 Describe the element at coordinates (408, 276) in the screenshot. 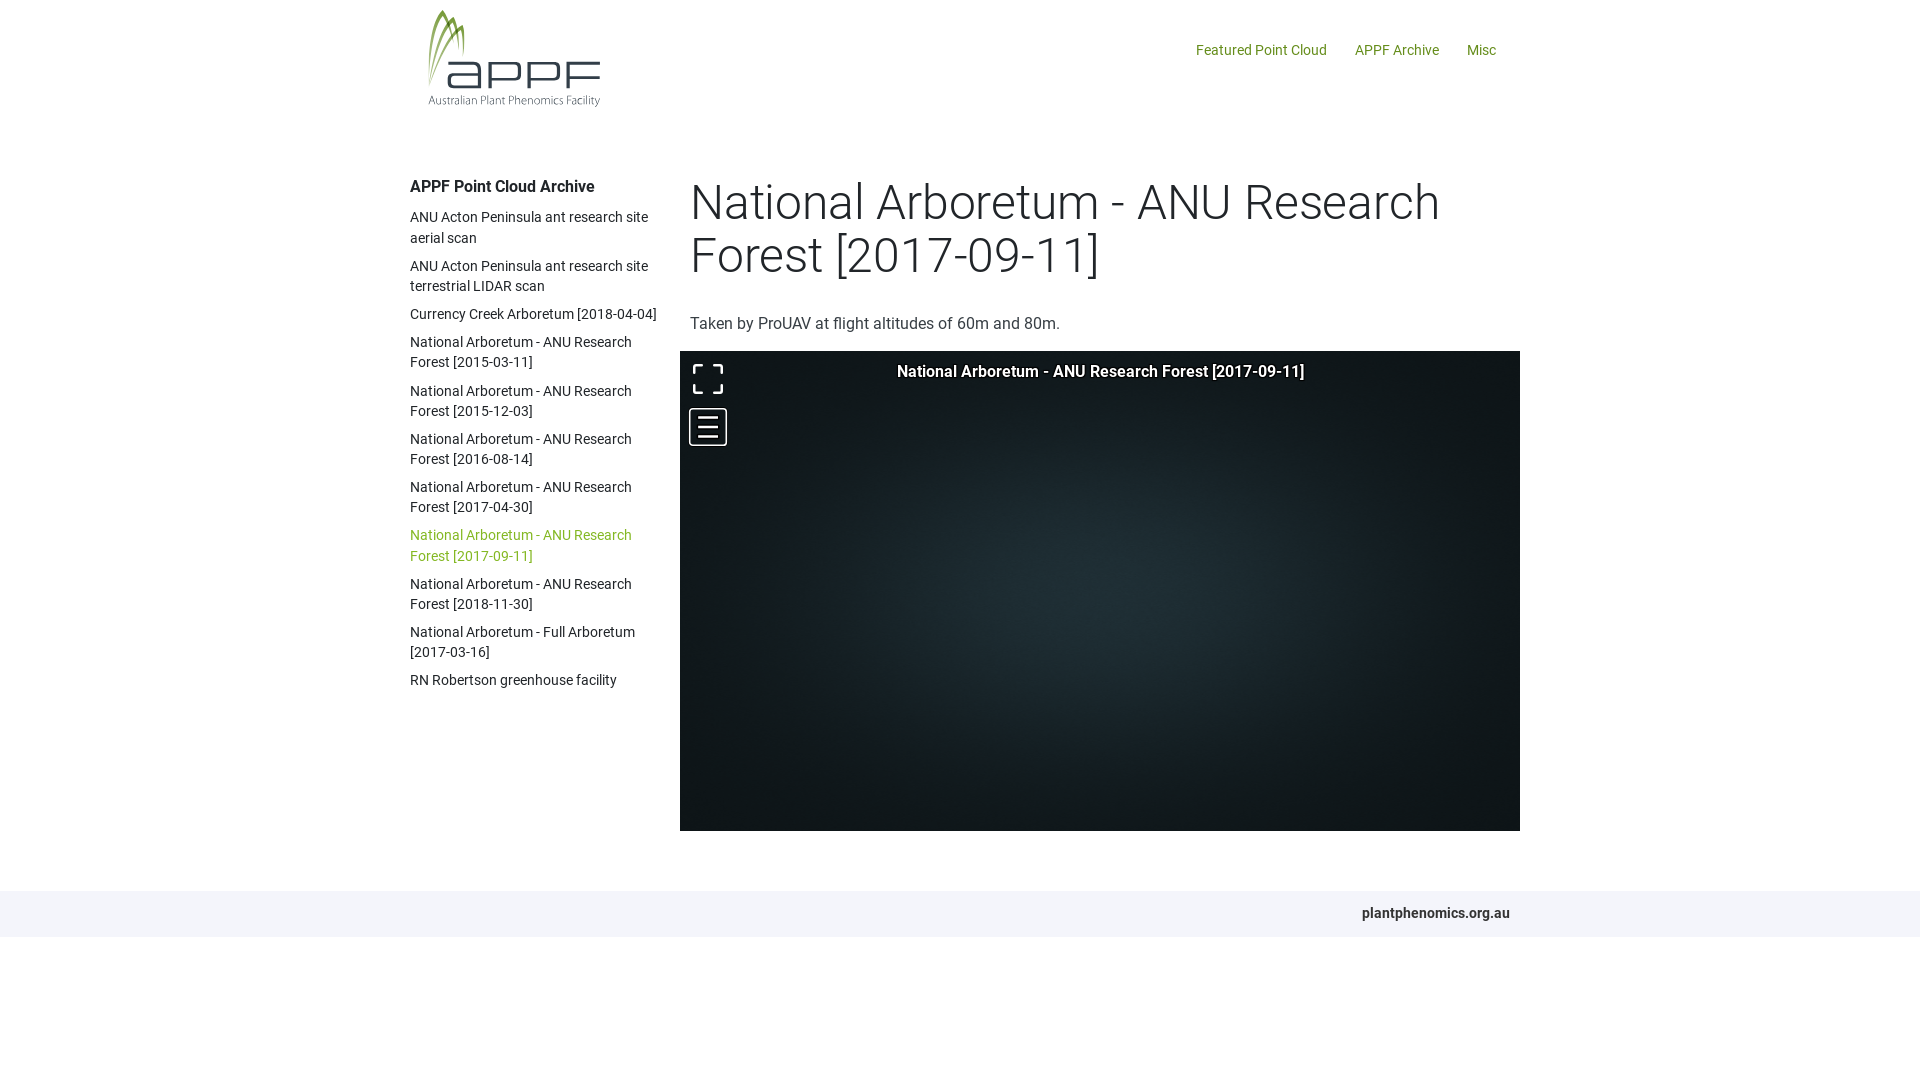

I see `'ANU Acton Peninsula ant research site terrestrial LIDAR scan'` at that location.